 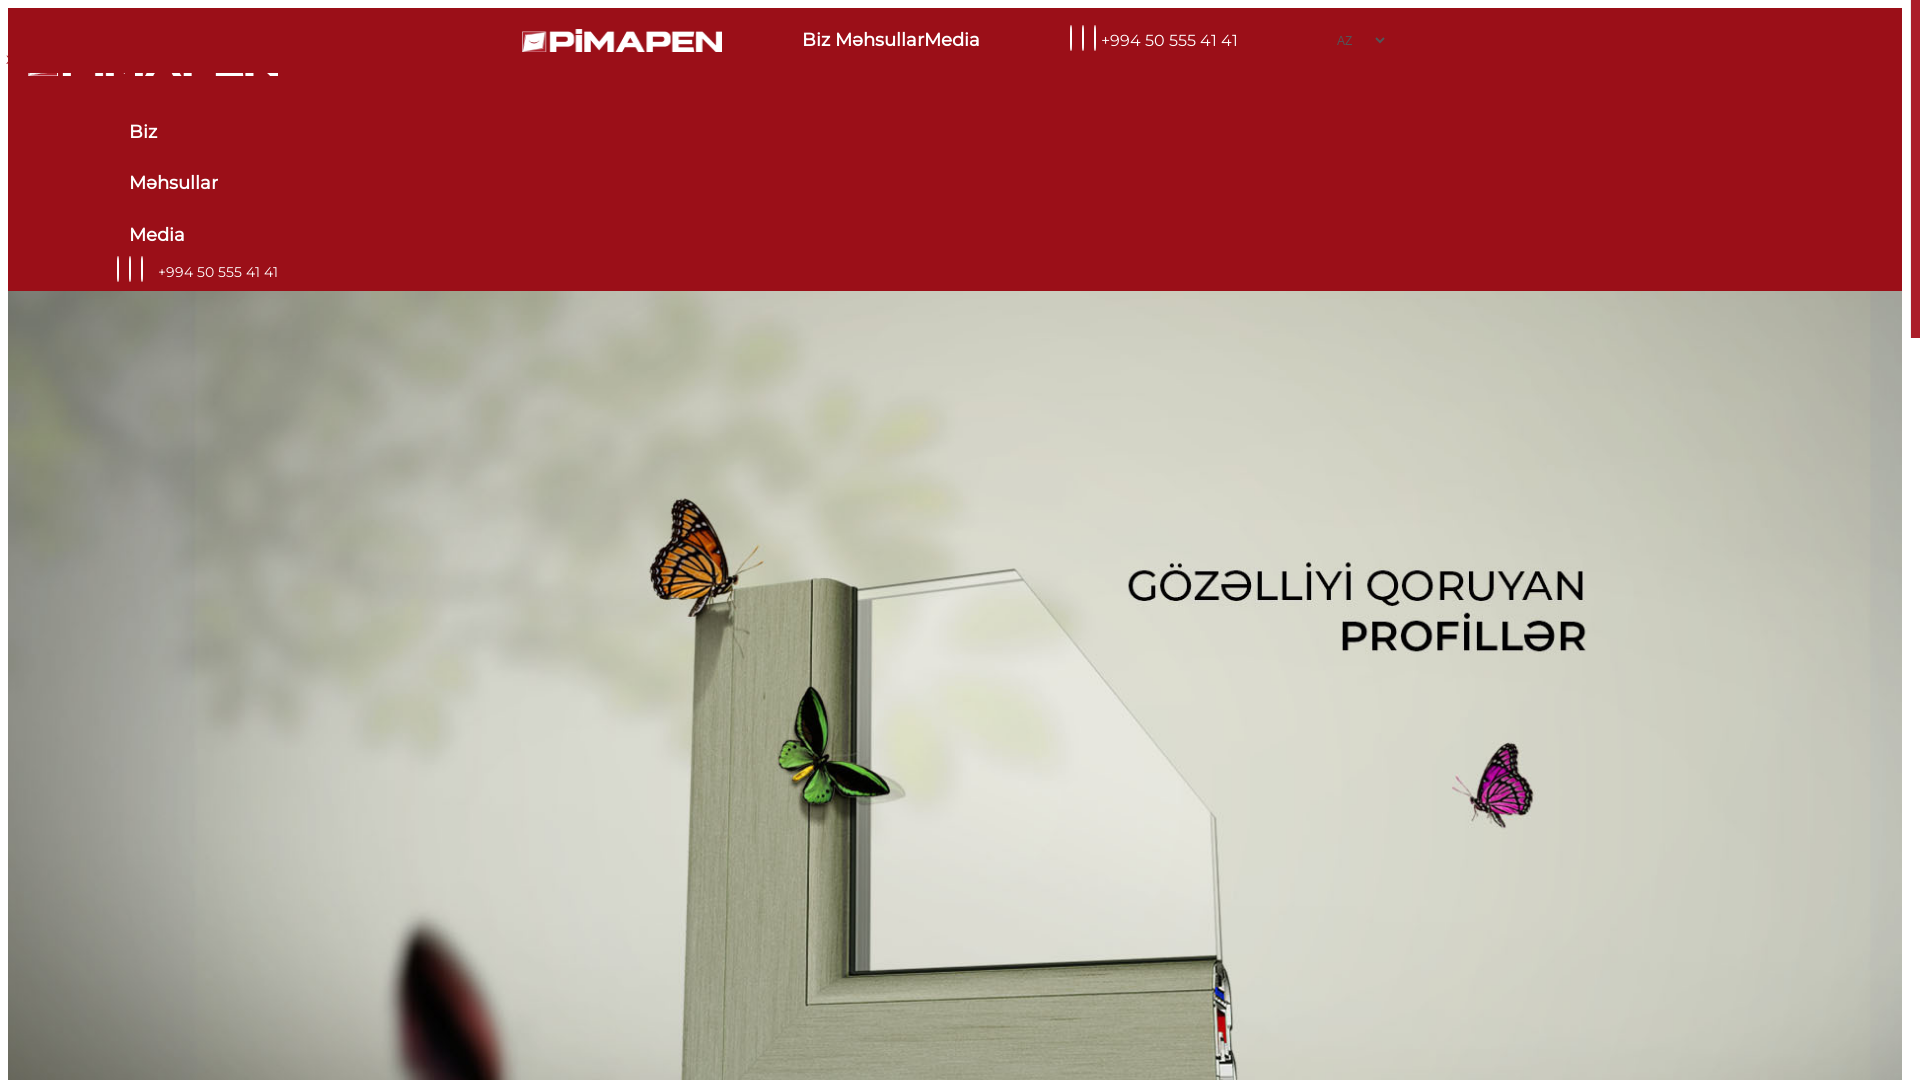 I want to click on 'Biz', so click(x=801, y=39).